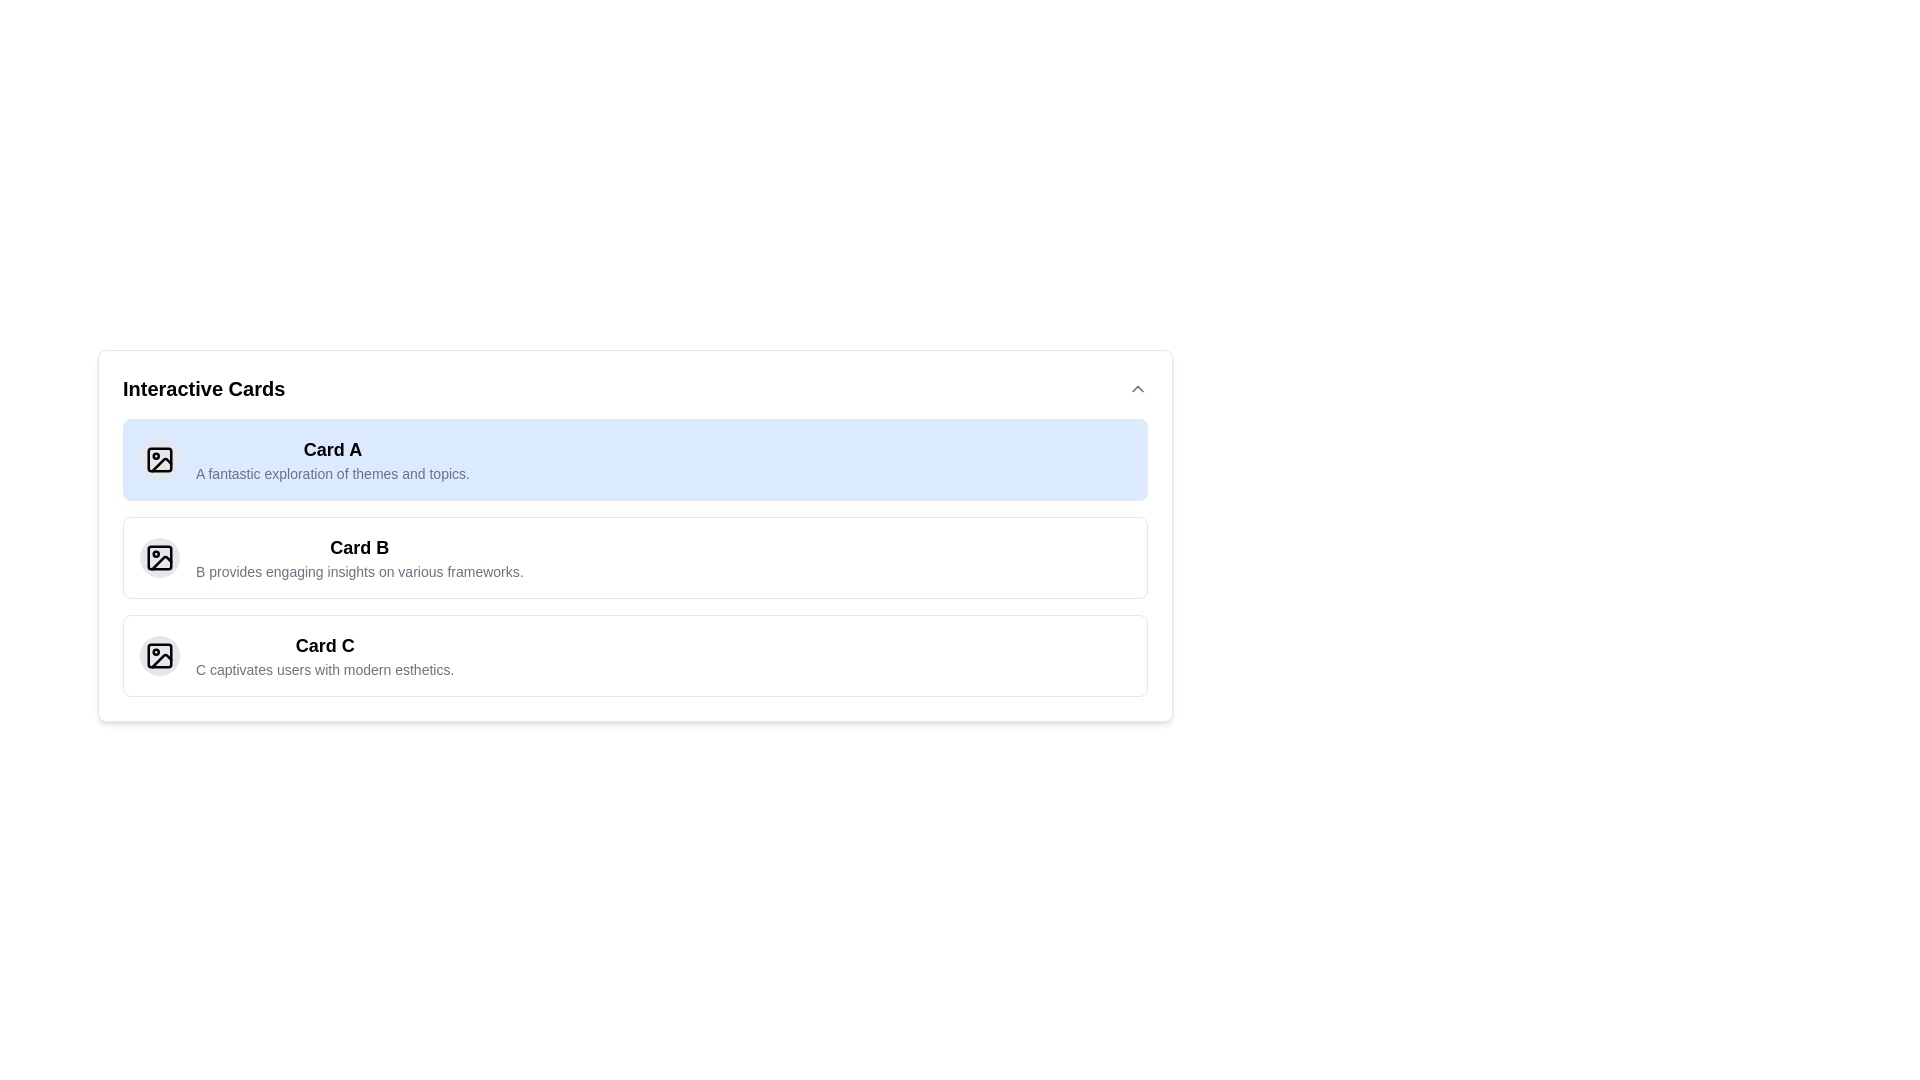  Describe the element at coordinates (634, 558) in the screenshot. I see `the second informational card in the vertically arranged list` at that location.